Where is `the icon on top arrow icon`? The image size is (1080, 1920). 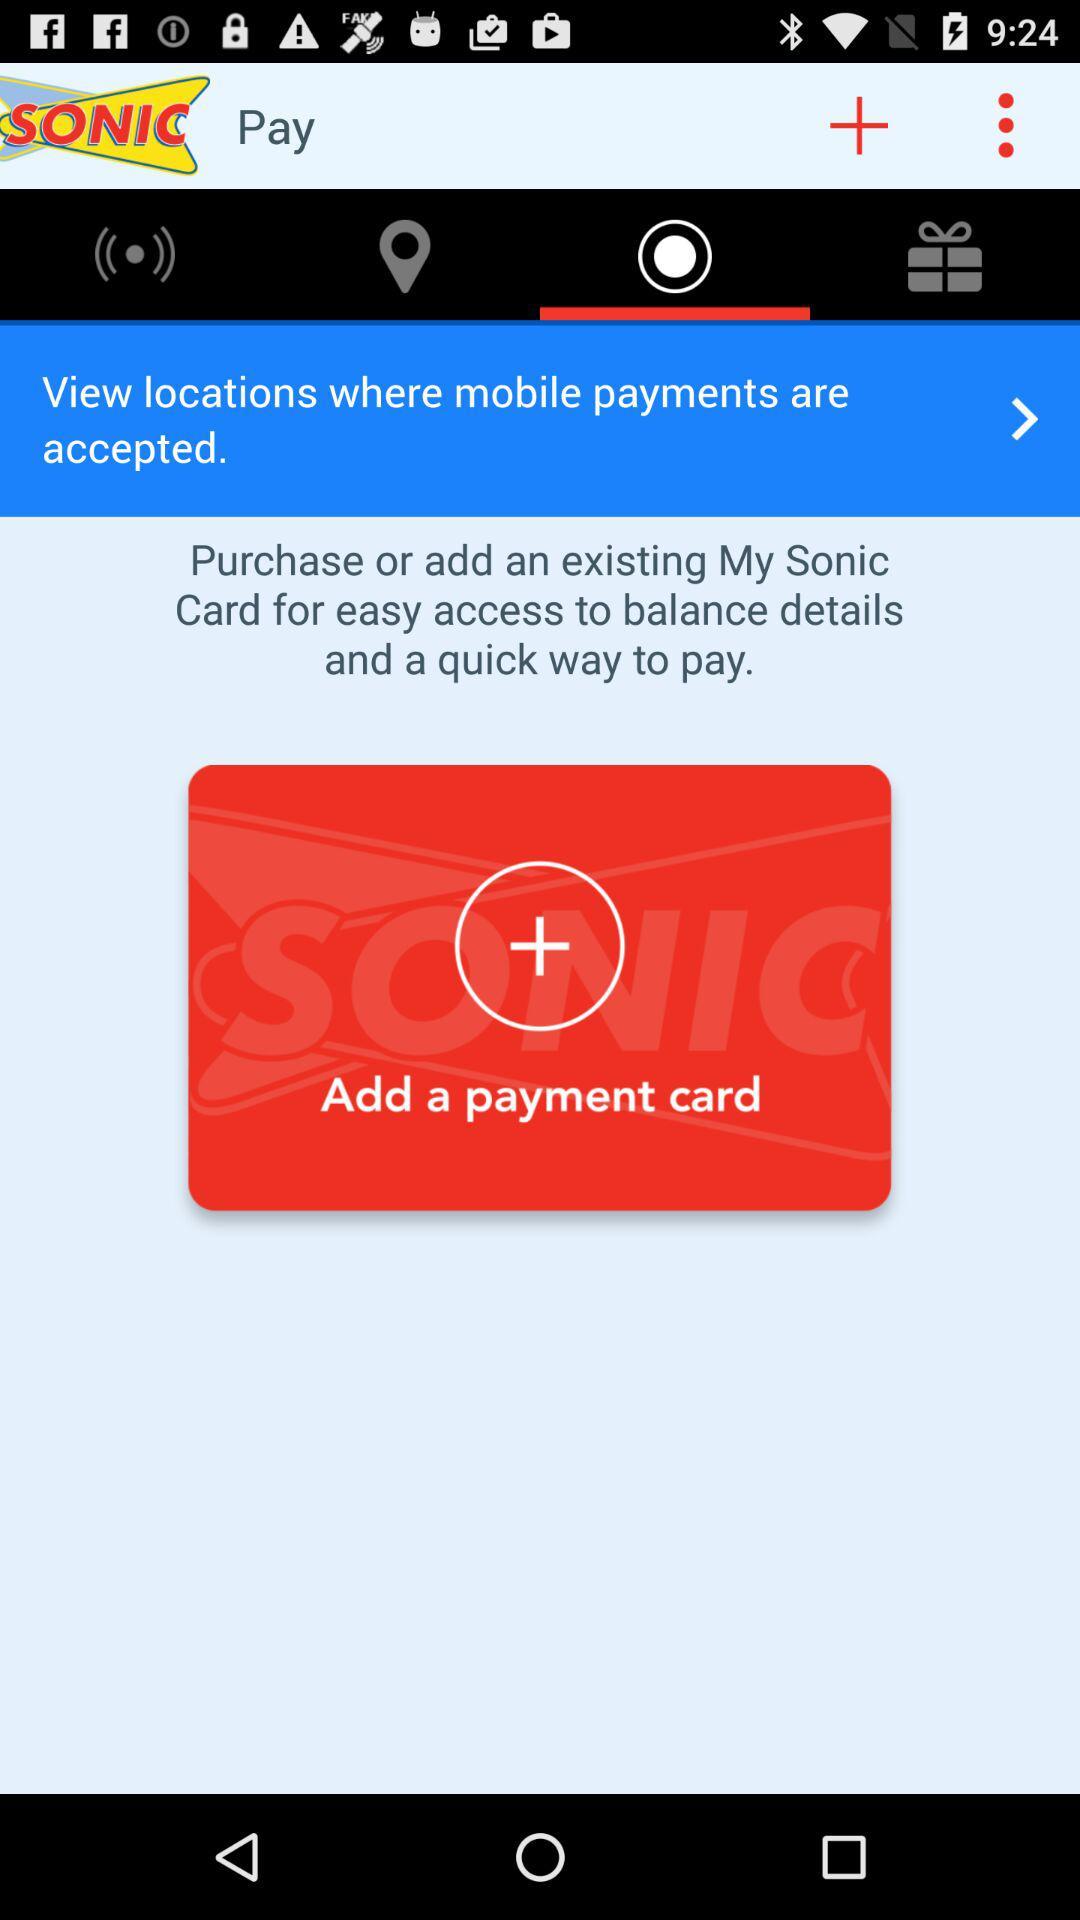
the icon on top arrow icon is located at coordinates (945, 253).